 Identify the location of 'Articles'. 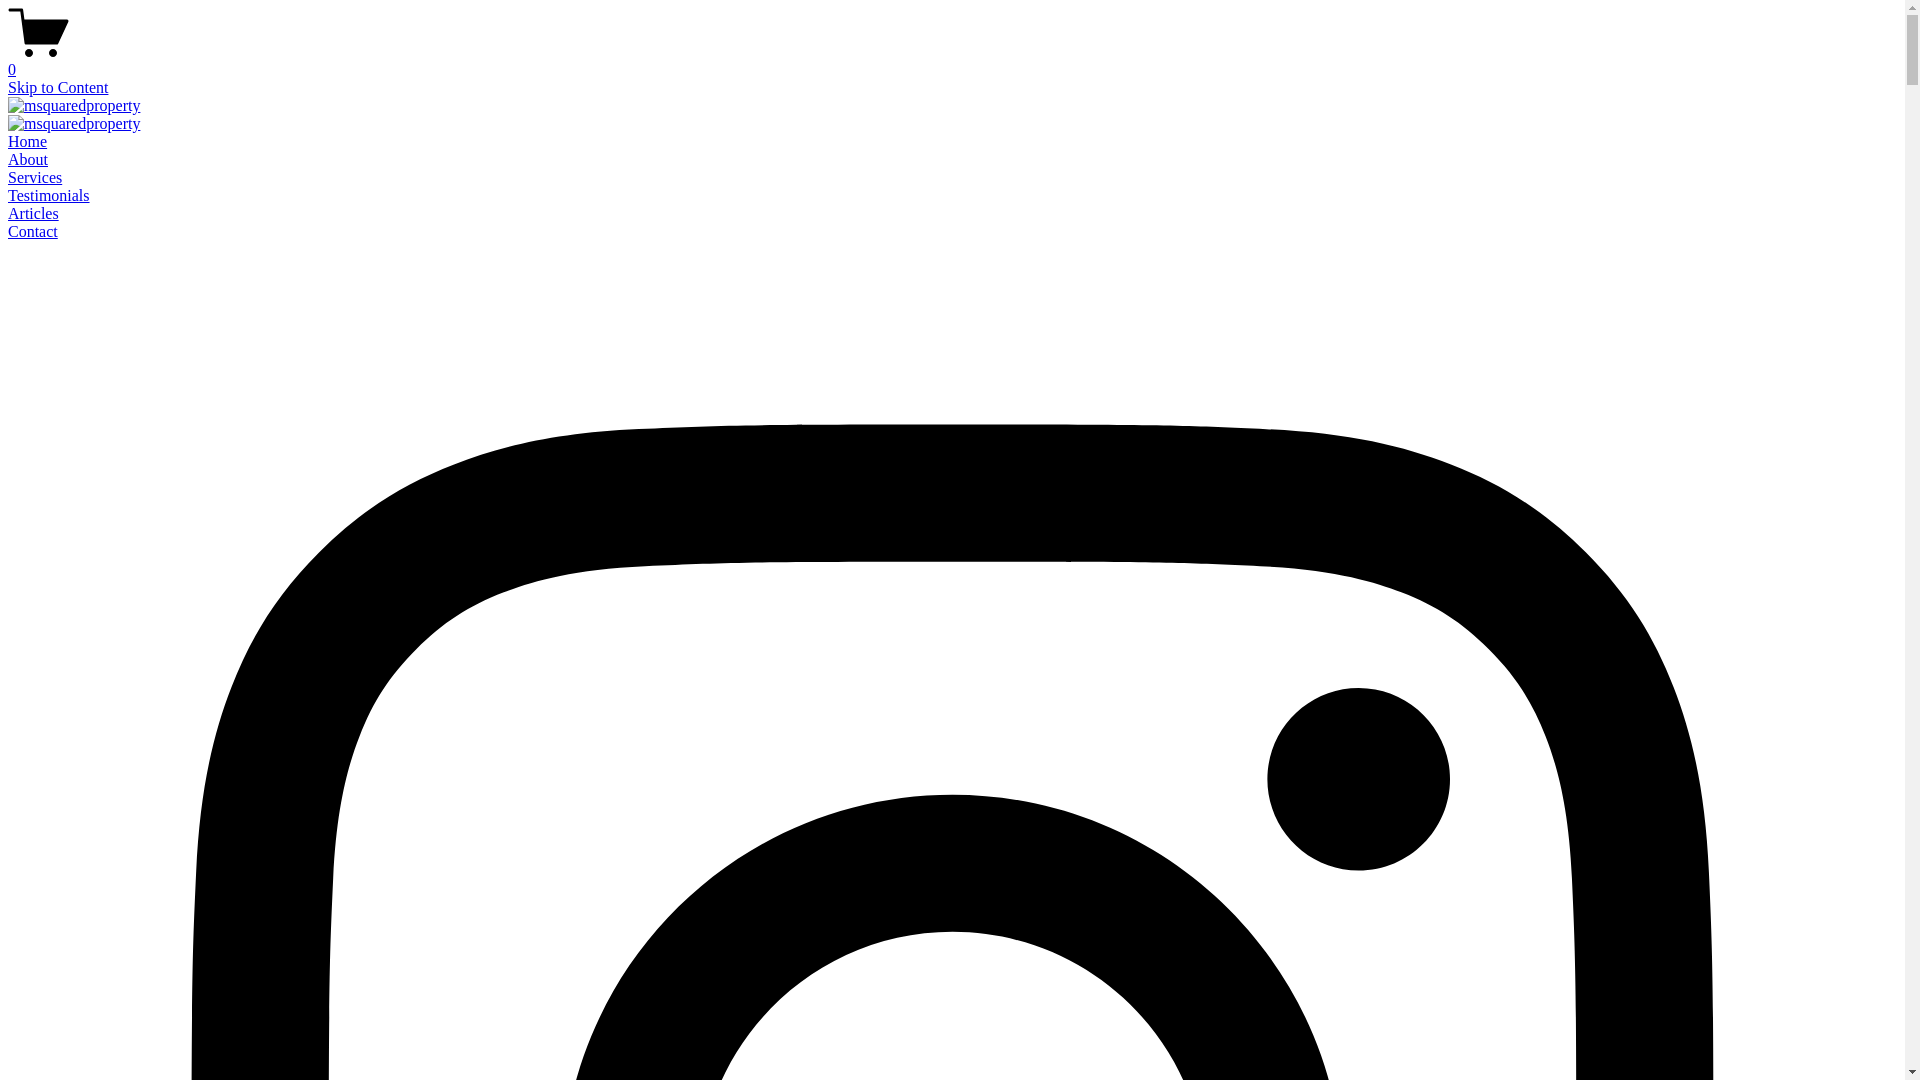
(8, 213).